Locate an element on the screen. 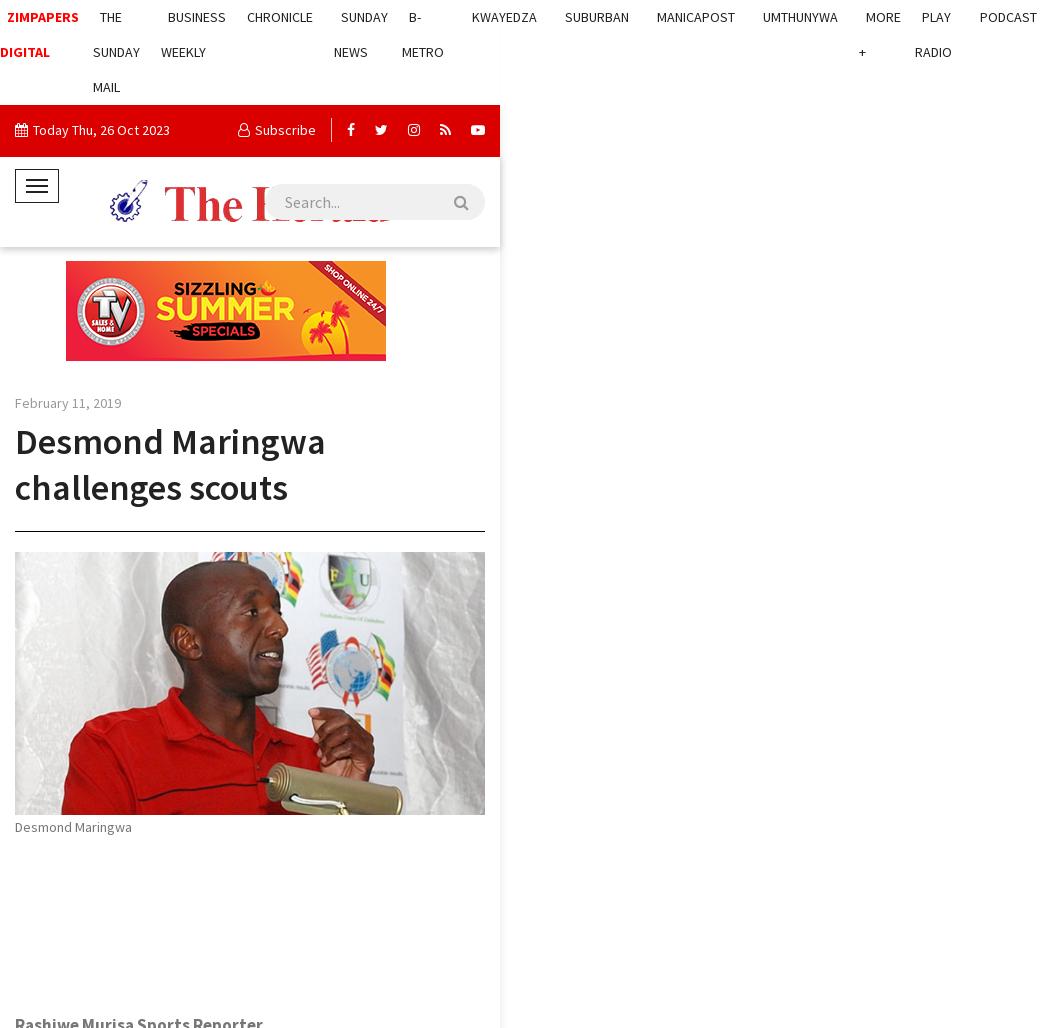 The width and height of the screenshot is (1044, 1028). 'Kwayedza' is located at coordinates (504, 16).